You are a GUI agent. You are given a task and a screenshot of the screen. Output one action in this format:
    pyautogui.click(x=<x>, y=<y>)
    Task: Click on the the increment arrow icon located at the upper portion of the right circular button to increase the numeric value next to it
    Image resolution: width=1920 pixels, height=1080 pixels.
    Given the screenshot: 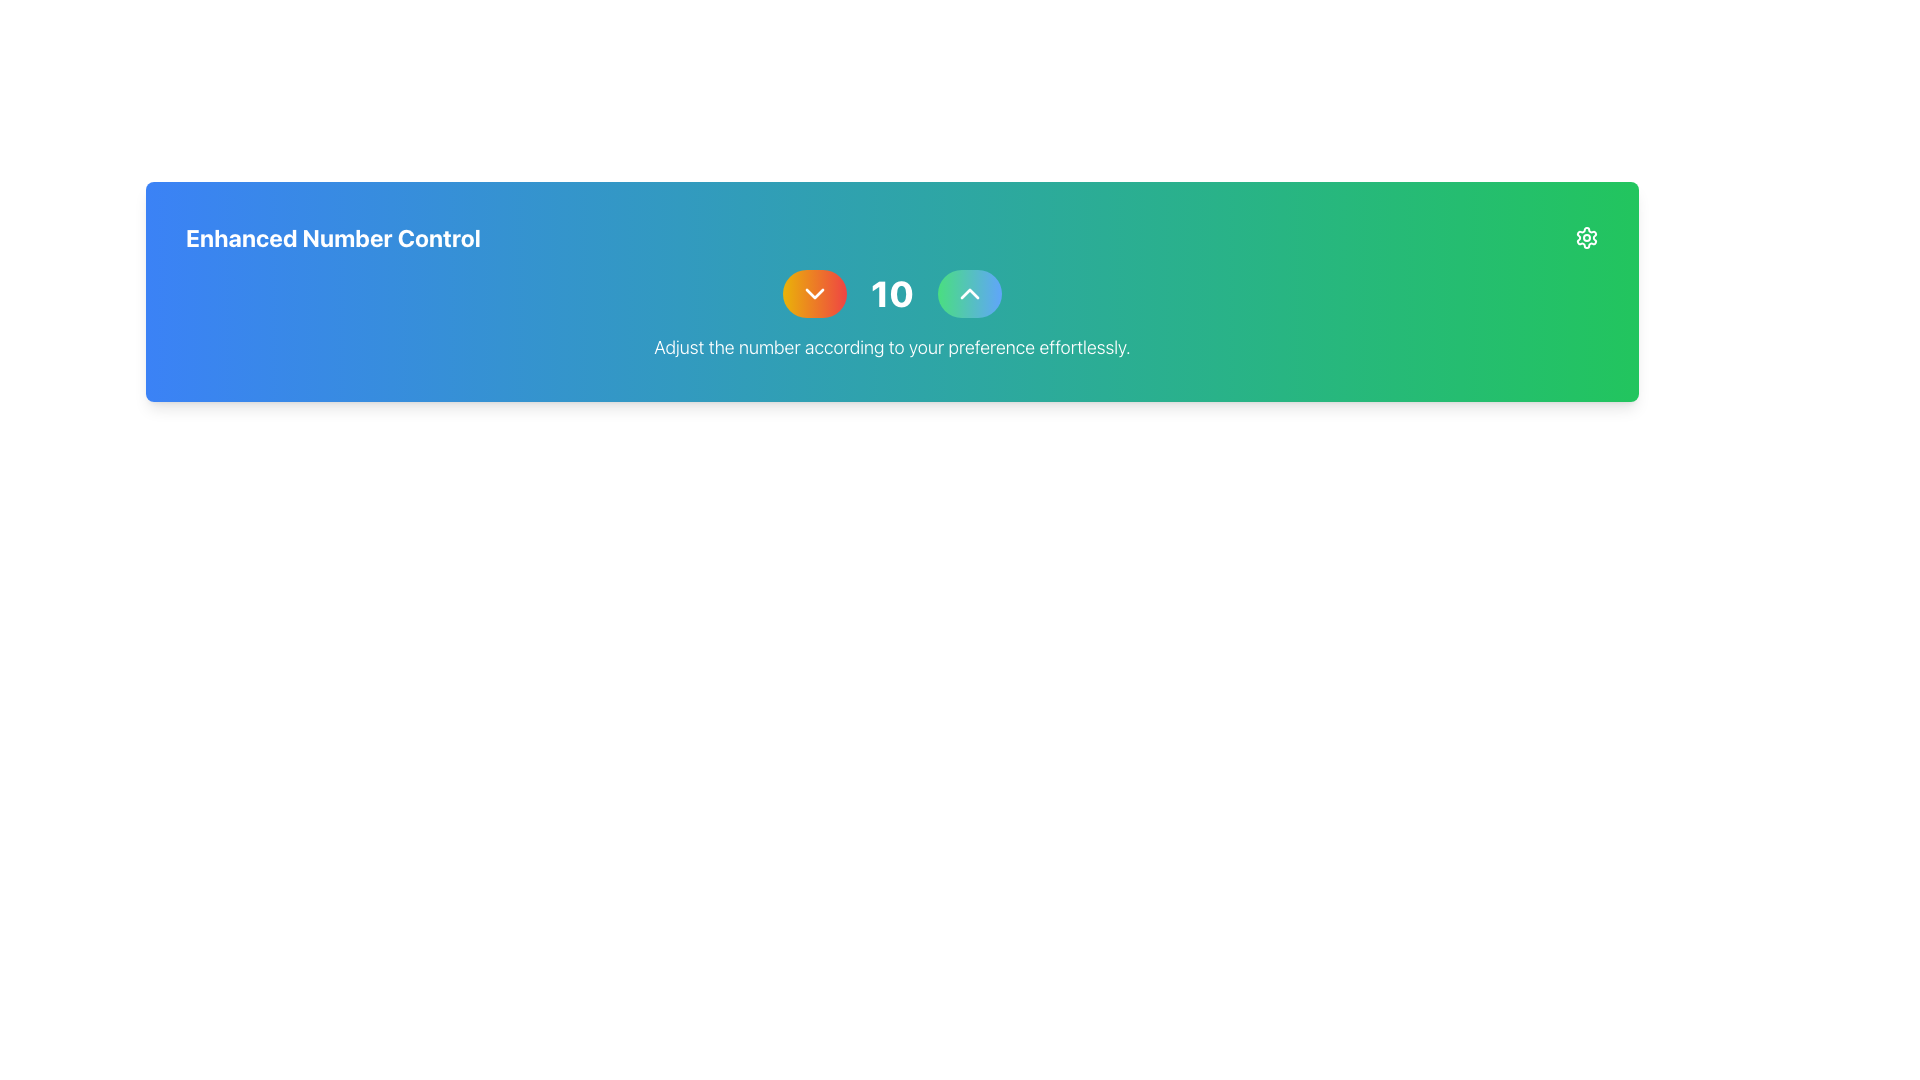 What is the action you would take?
    pyautogui.click(x=969, y=293)
    